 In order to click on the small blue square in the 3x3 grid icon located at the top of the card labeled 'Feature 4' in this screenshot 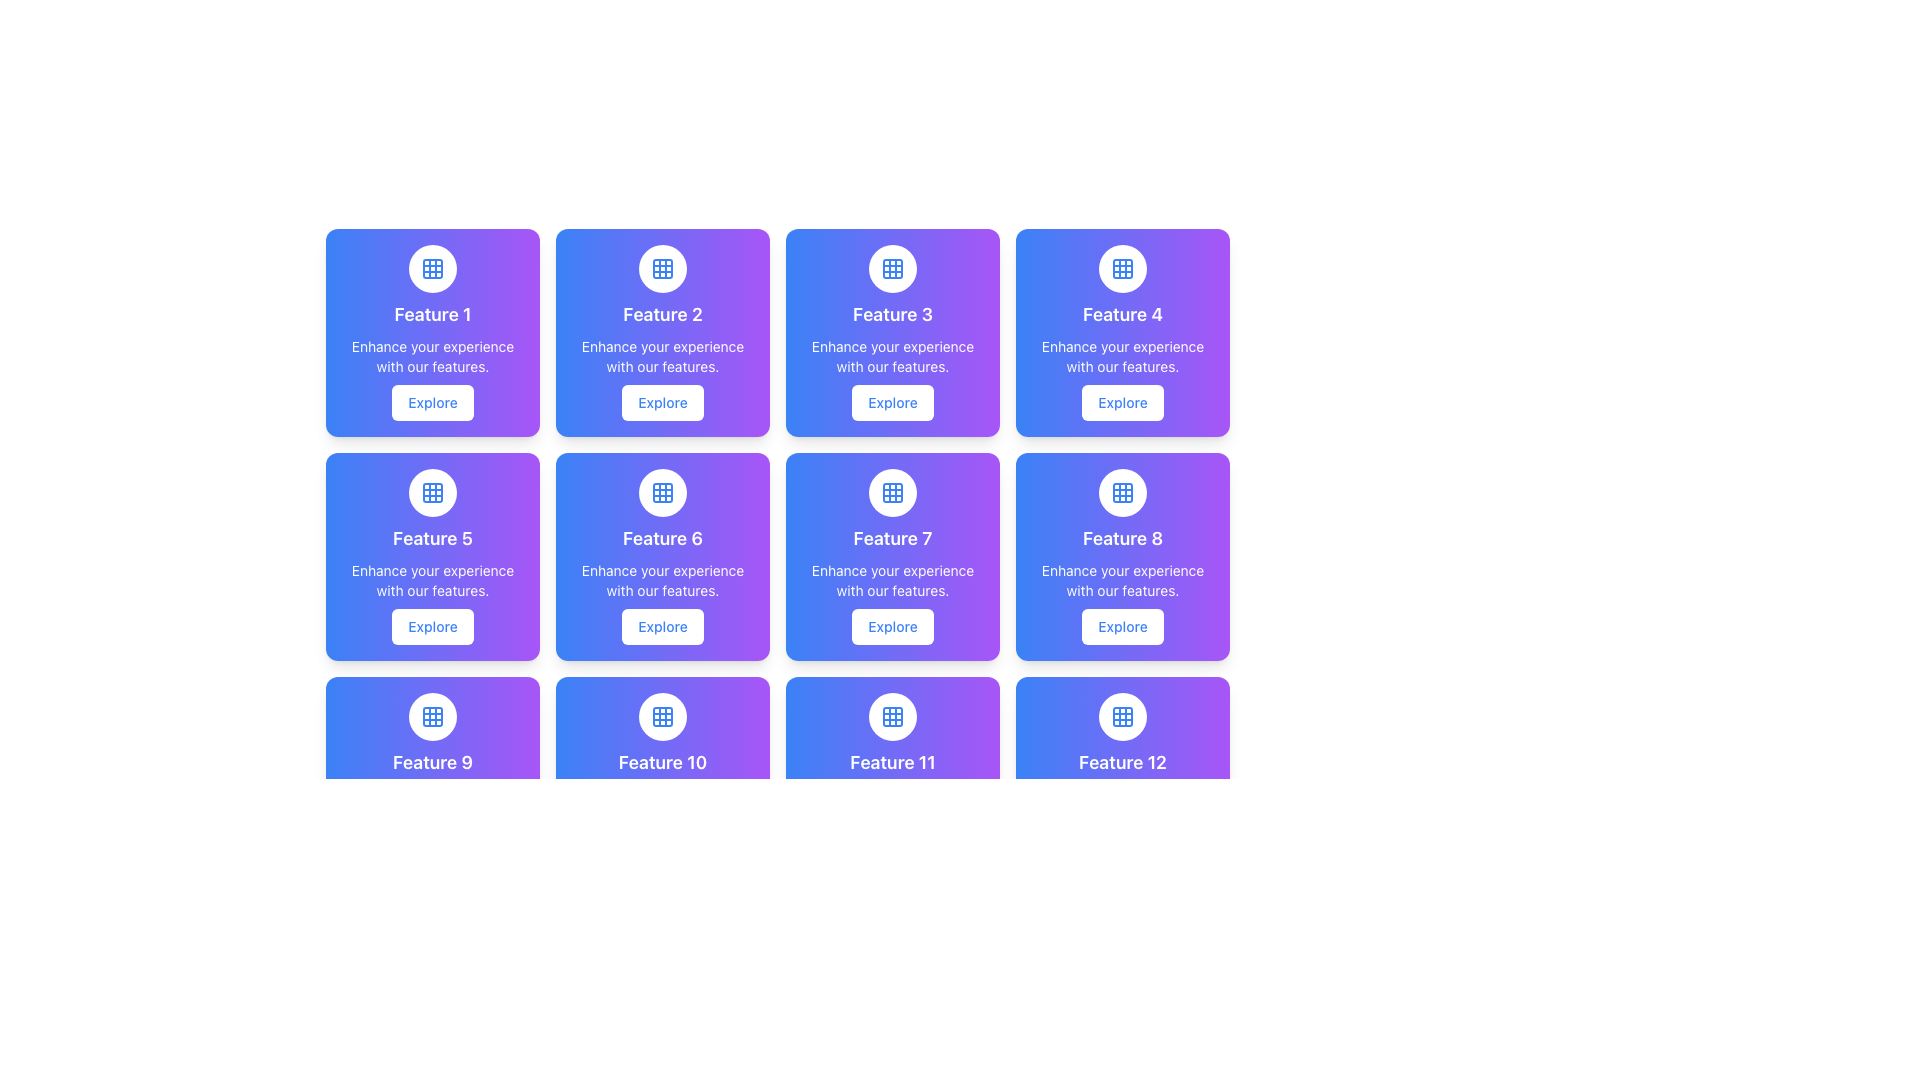, I will do `click(1123, 268)`.